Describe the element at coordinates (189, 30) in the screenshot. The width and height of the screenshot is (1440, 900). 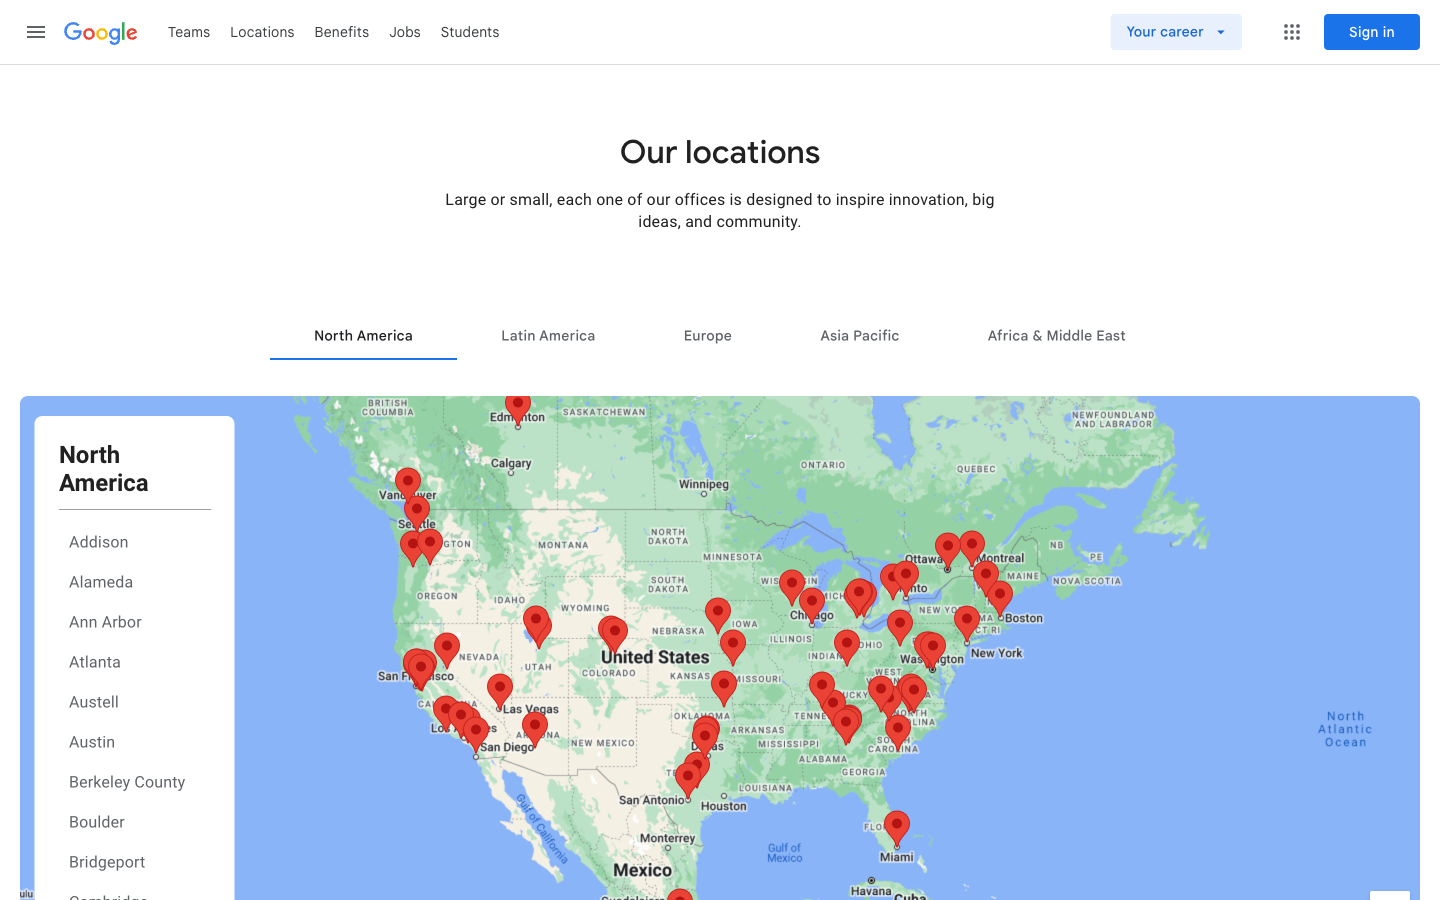
I see `Switch to the Teams interface` at that location.